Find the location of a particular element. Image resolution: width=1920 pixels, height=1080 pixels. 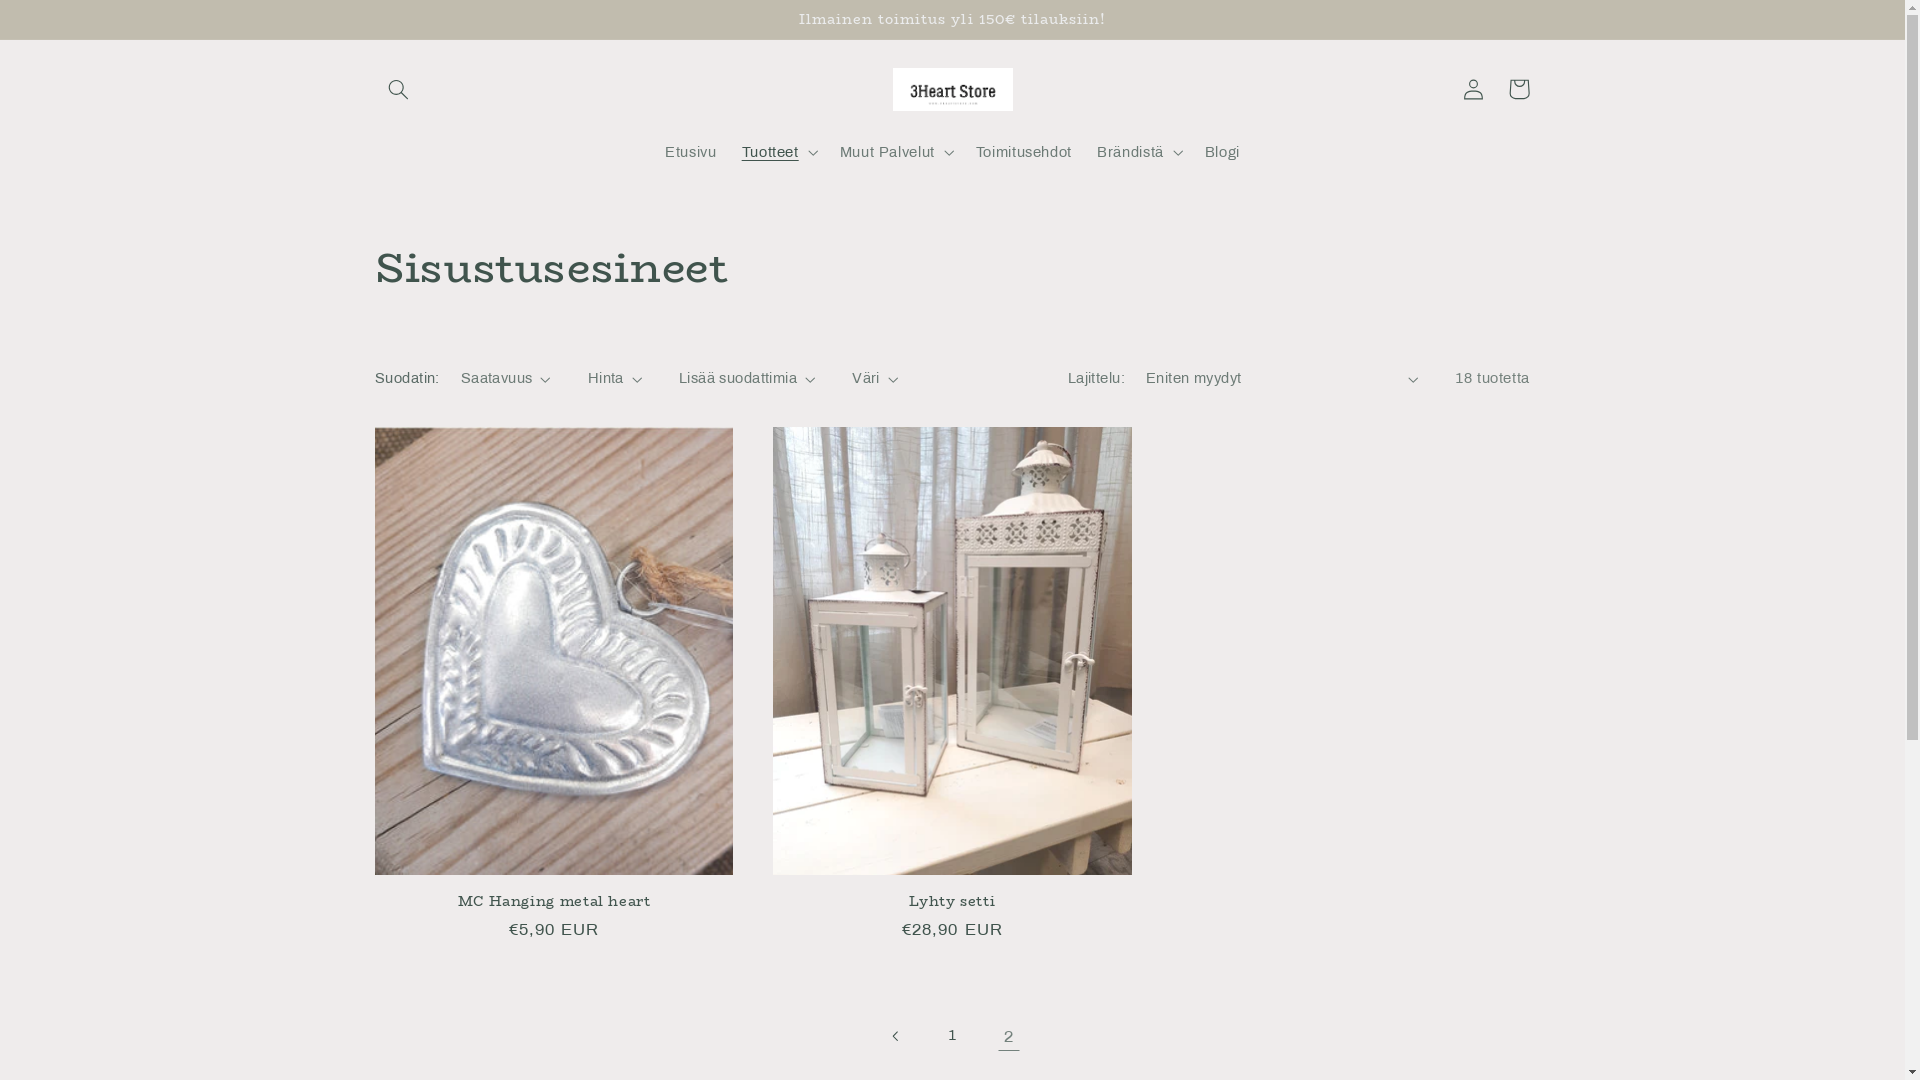

'2' is located at coordinates (1008, 1035).